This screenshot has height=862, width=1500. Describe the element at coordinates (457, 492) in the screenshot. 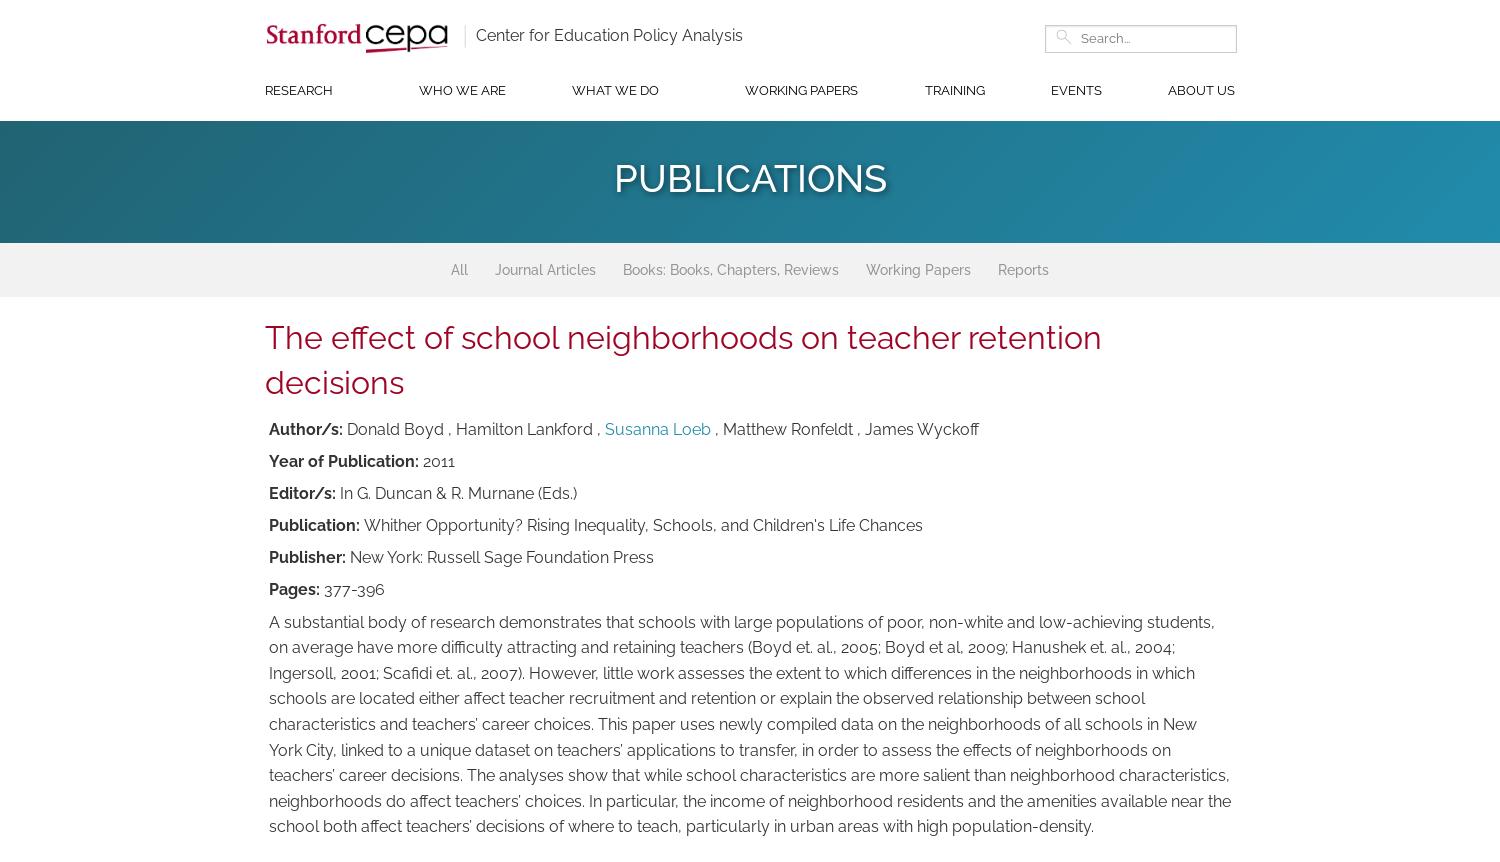

I see `'In G. Duncan & R. Murnane (Eds.)'` at that location.